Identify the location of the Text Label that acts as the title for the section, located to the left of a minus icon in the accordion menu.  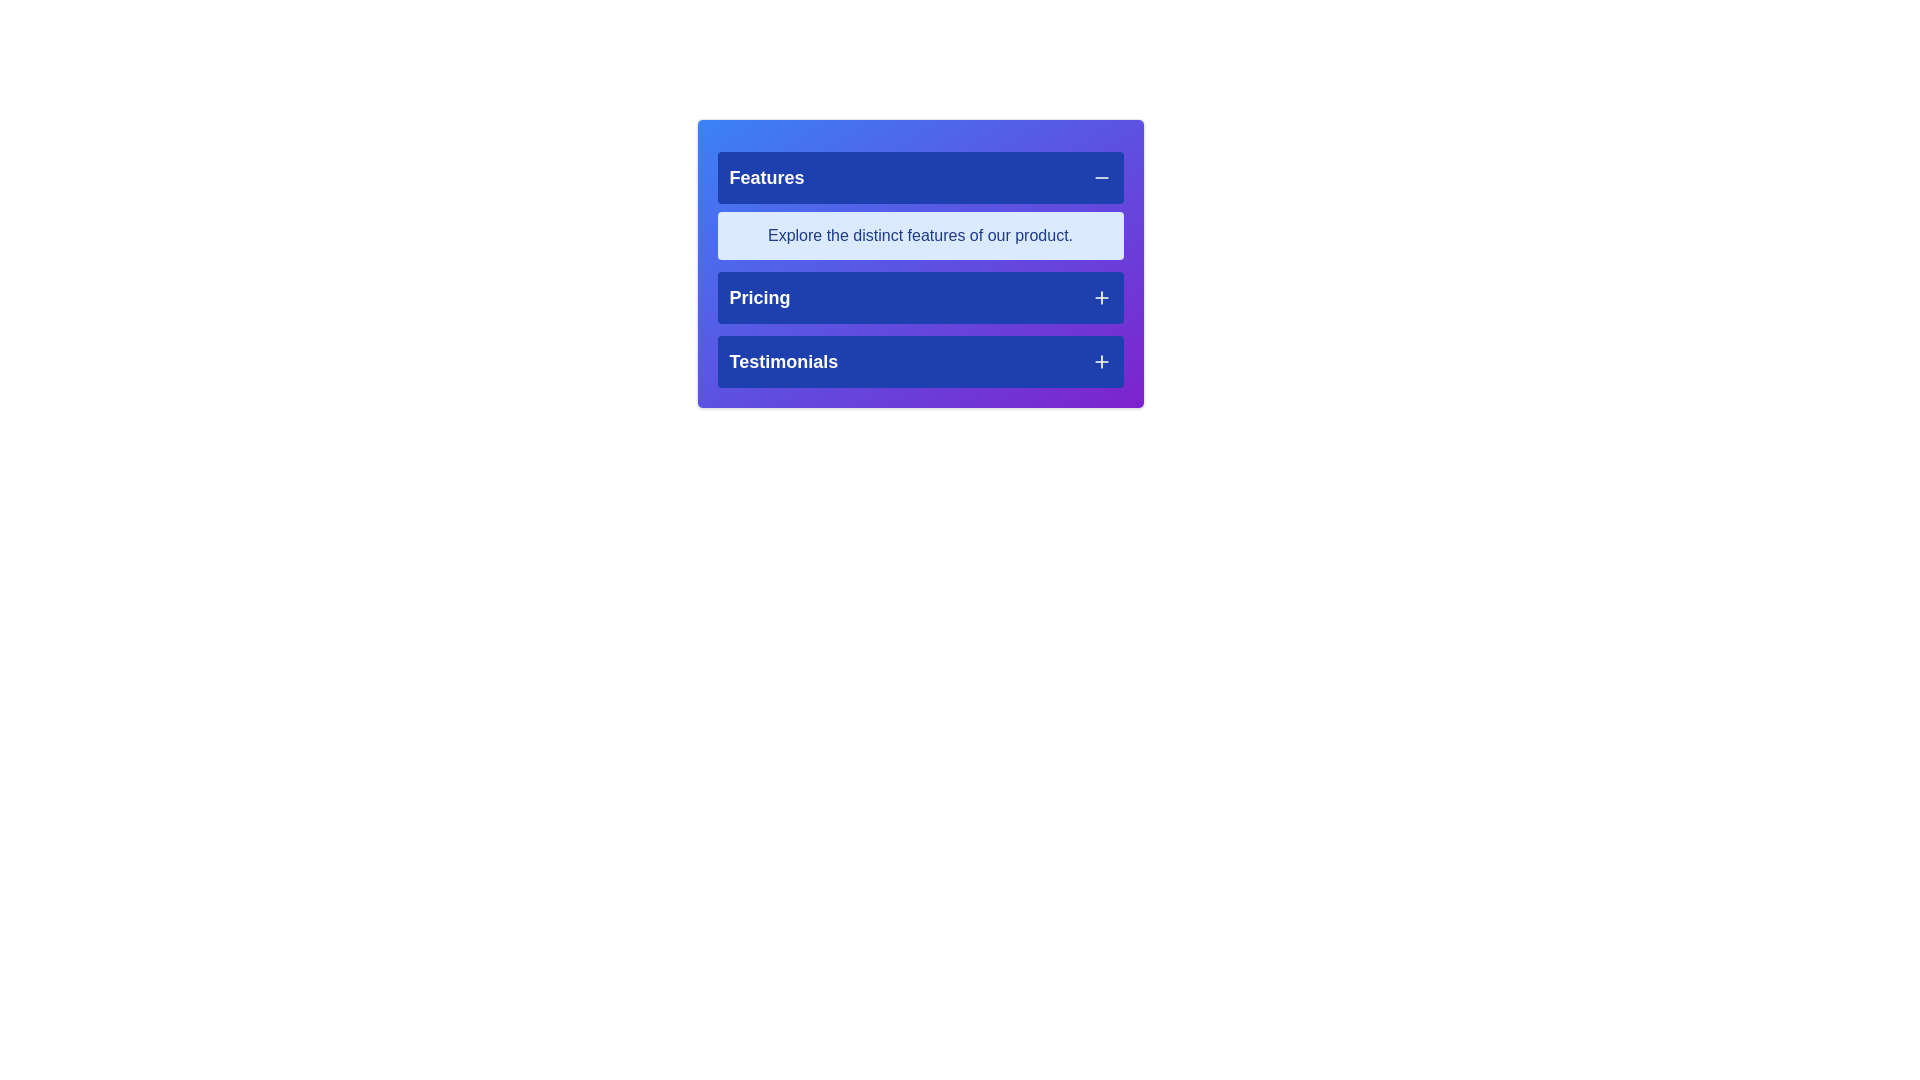
(766, 176).